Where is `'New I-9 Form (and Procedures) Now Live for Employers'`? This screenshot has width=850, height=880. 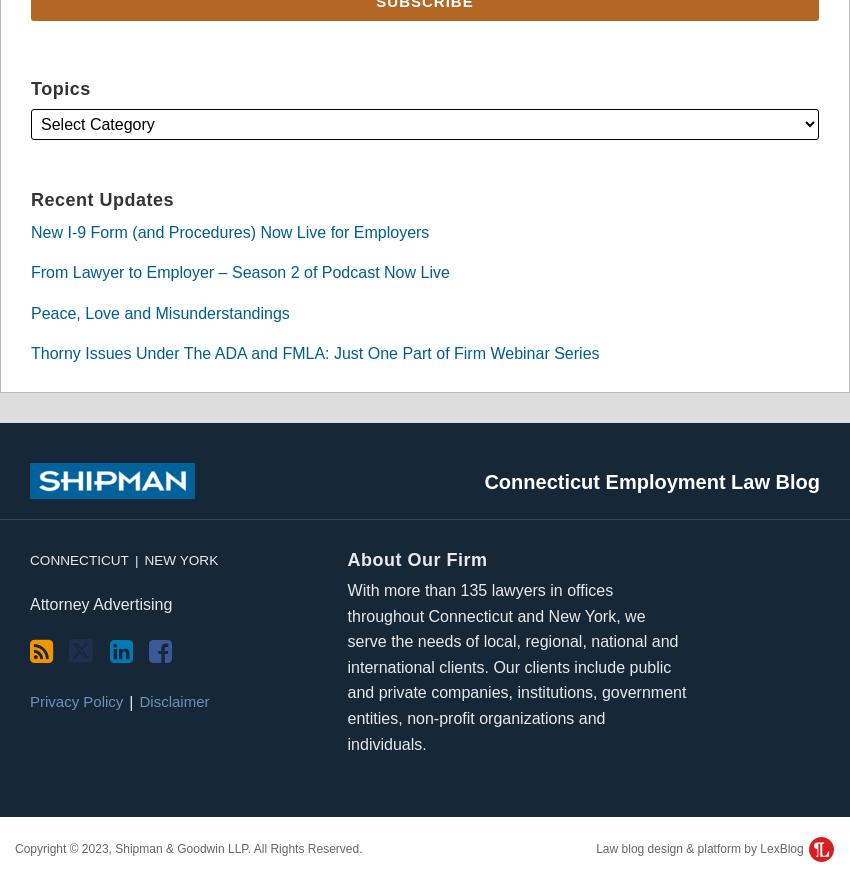
'New I-9 Form (and Procedures) Now Live for Employers' is located at coordinates (230, 230).